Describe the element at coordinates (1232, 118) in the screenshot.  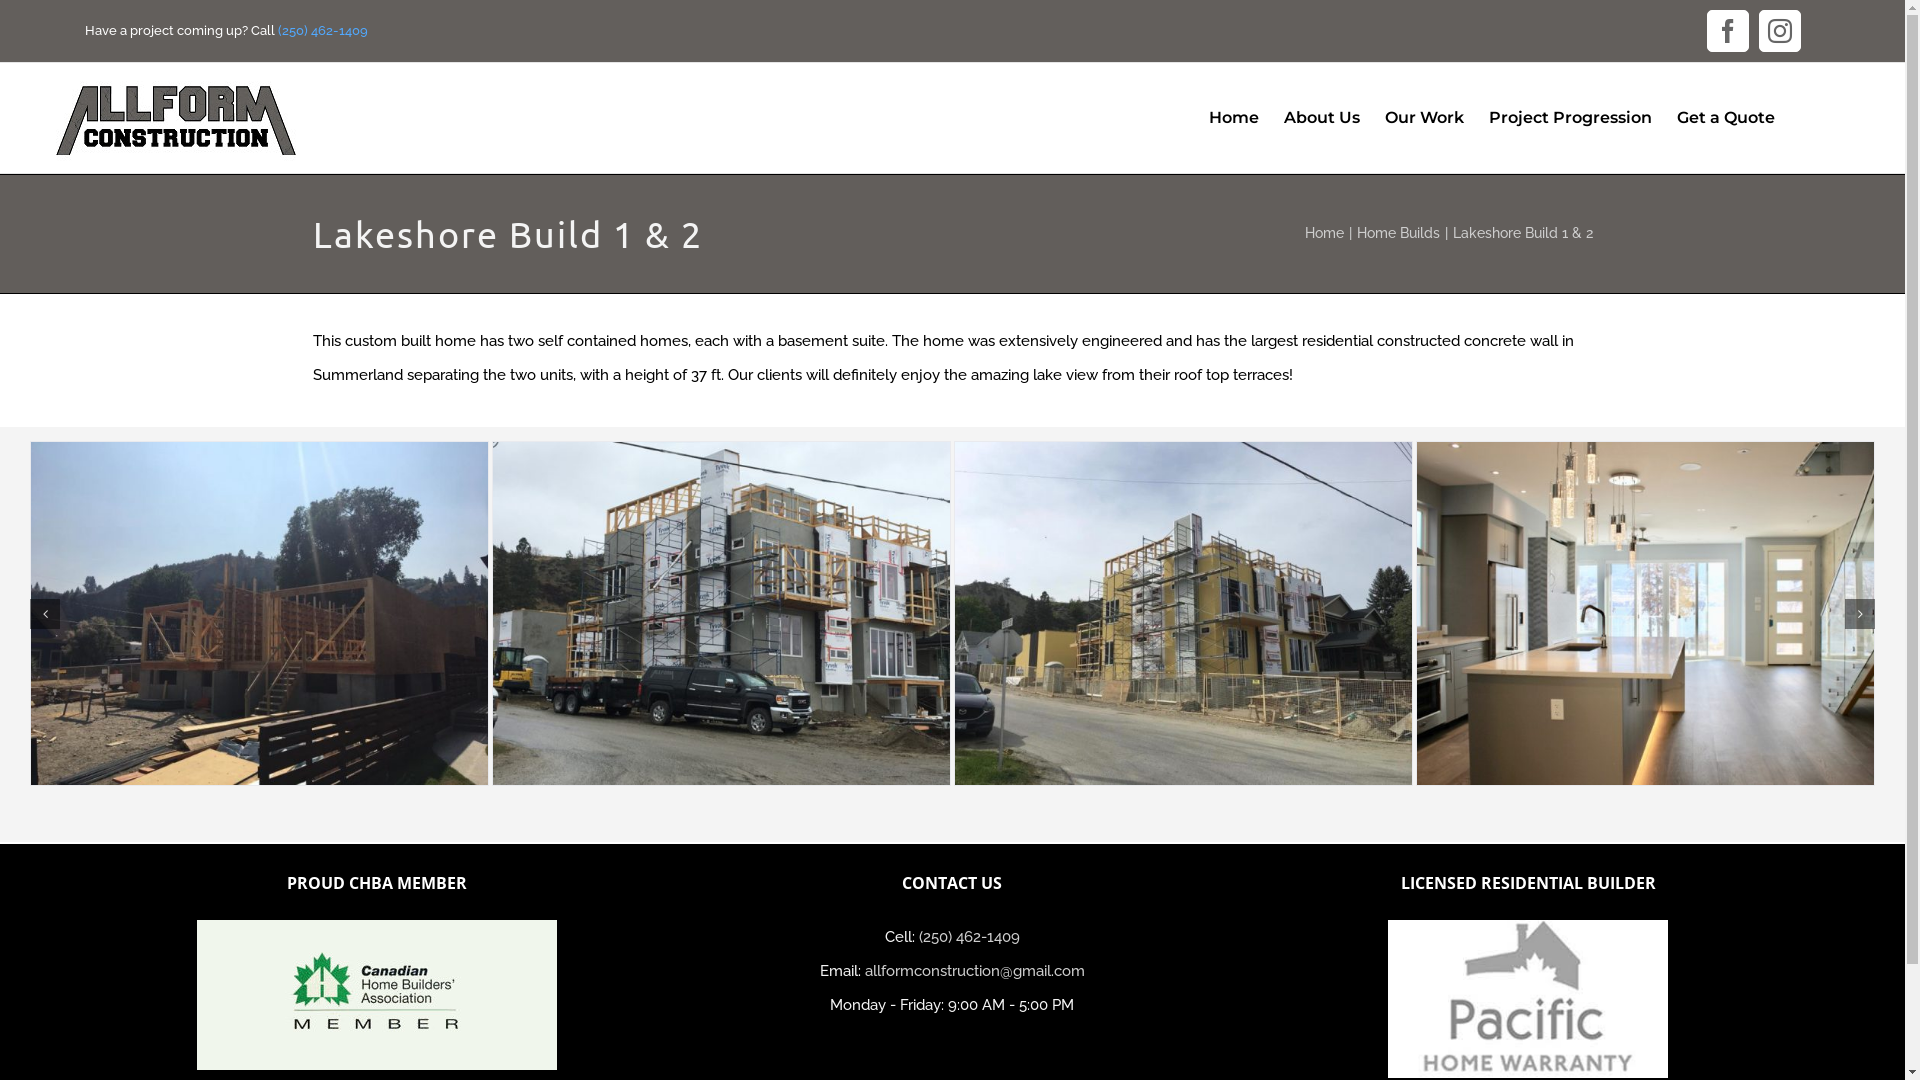
I see `'Home'` at that location.